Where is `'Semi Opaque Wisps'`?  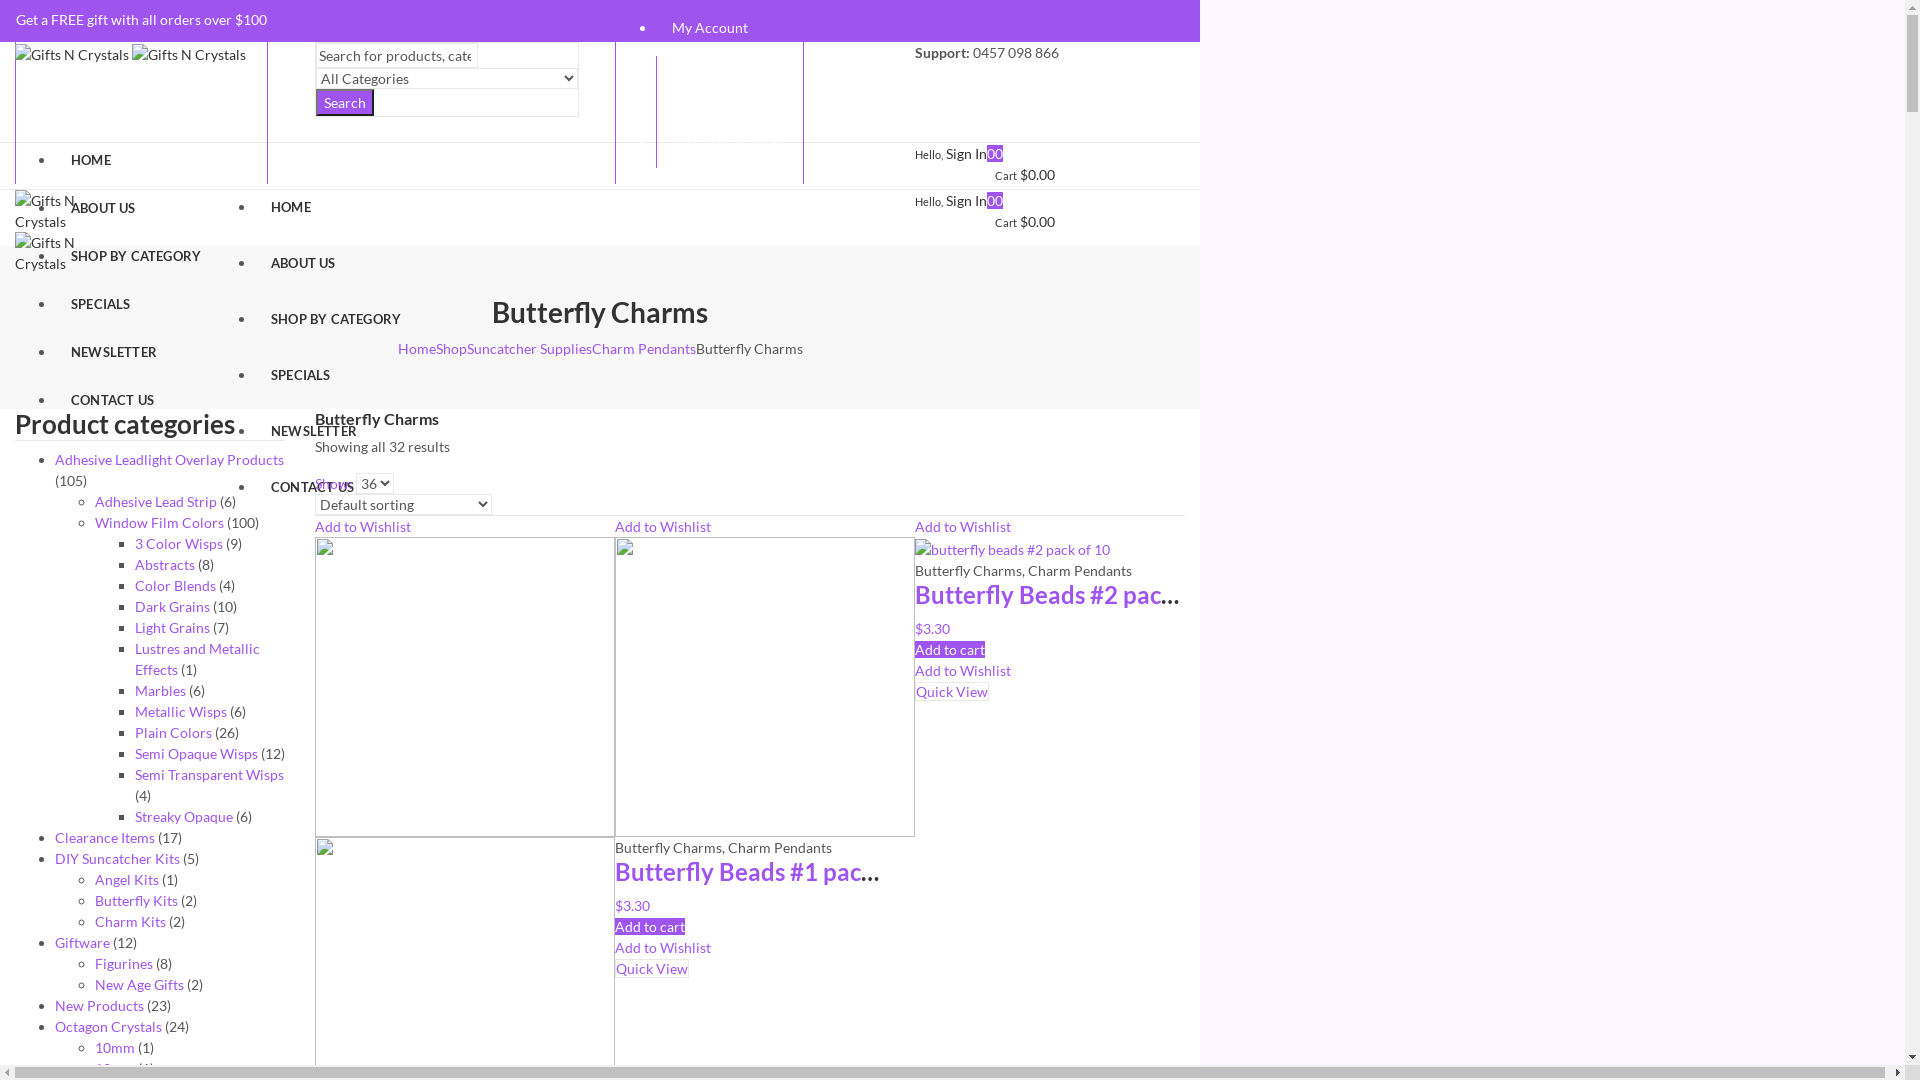 'Semi Opaque Wisps' is located at coordinates (133, 753).